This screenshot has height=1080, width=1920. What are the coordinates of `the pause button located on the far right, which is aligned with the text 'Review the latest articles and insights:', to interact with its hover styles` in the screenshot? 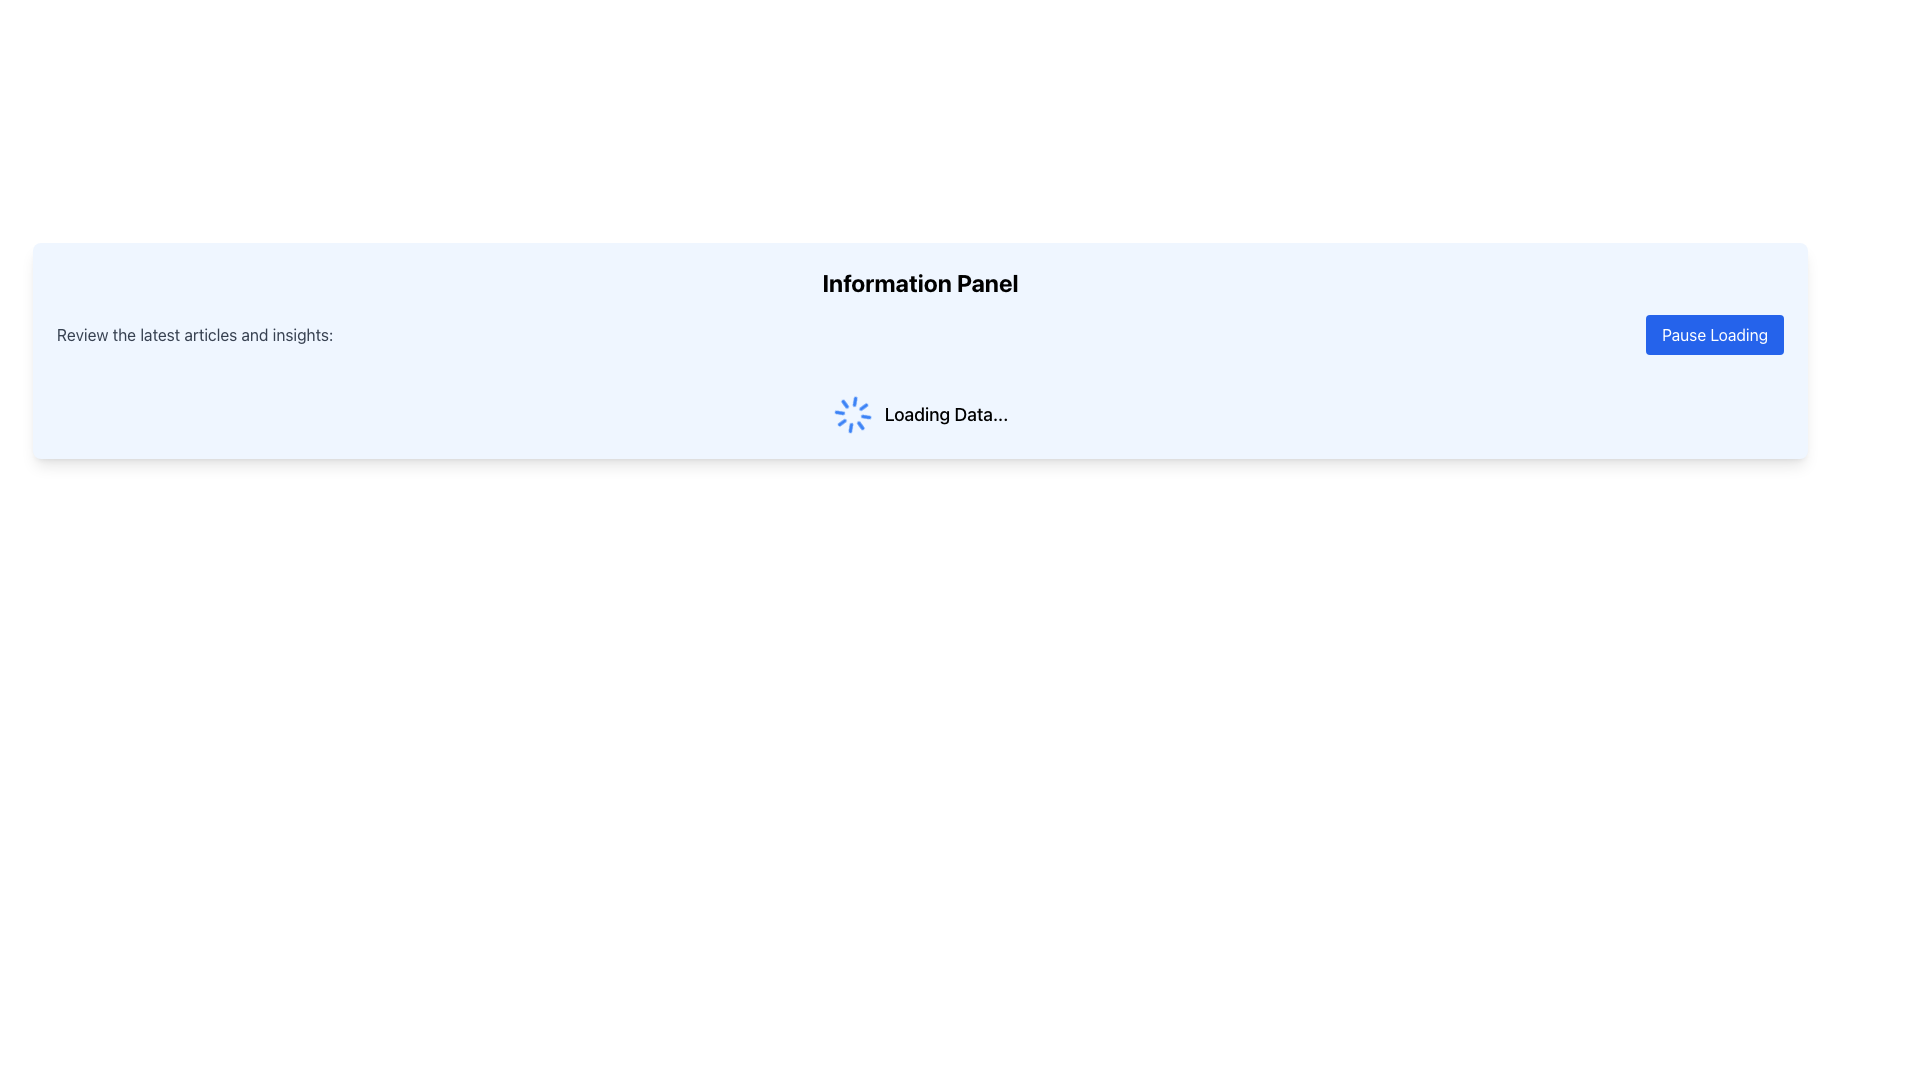 It's located at (1714, 334).